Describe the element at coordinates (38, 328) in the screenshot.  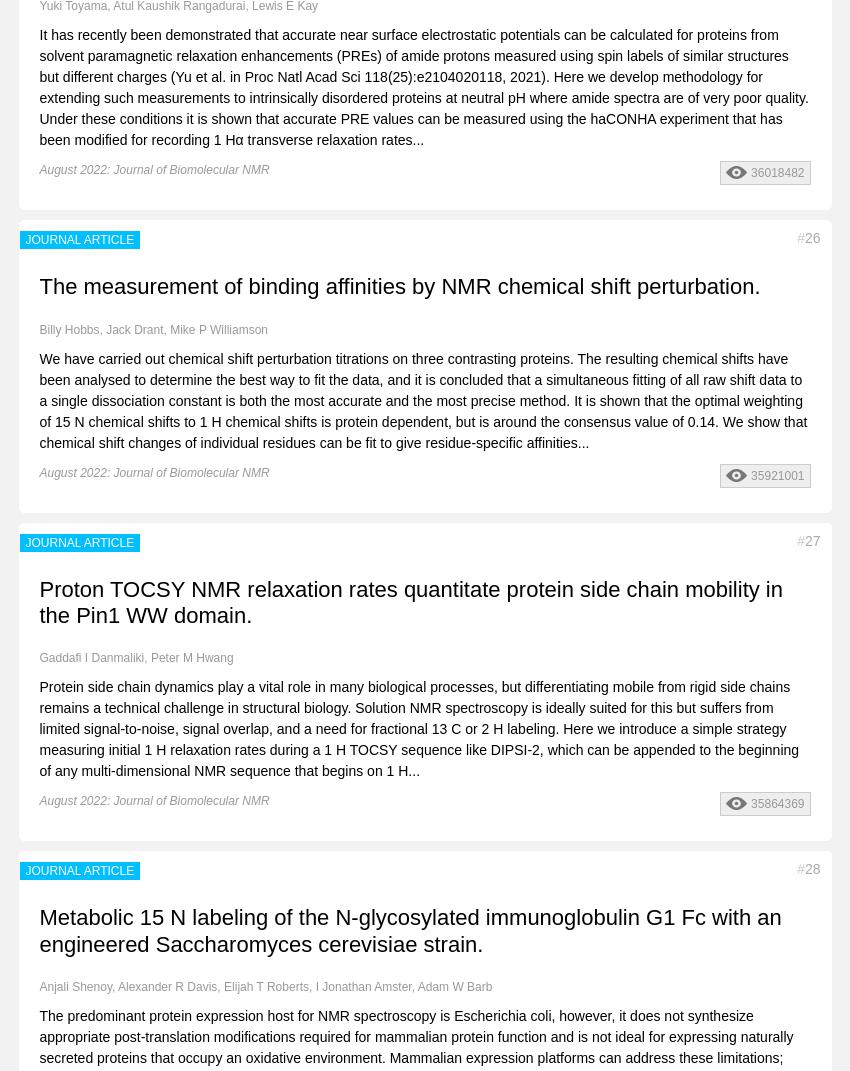
I see `'Billy Hobbs, Jack Drant, Mike P Williamson'` at that location.